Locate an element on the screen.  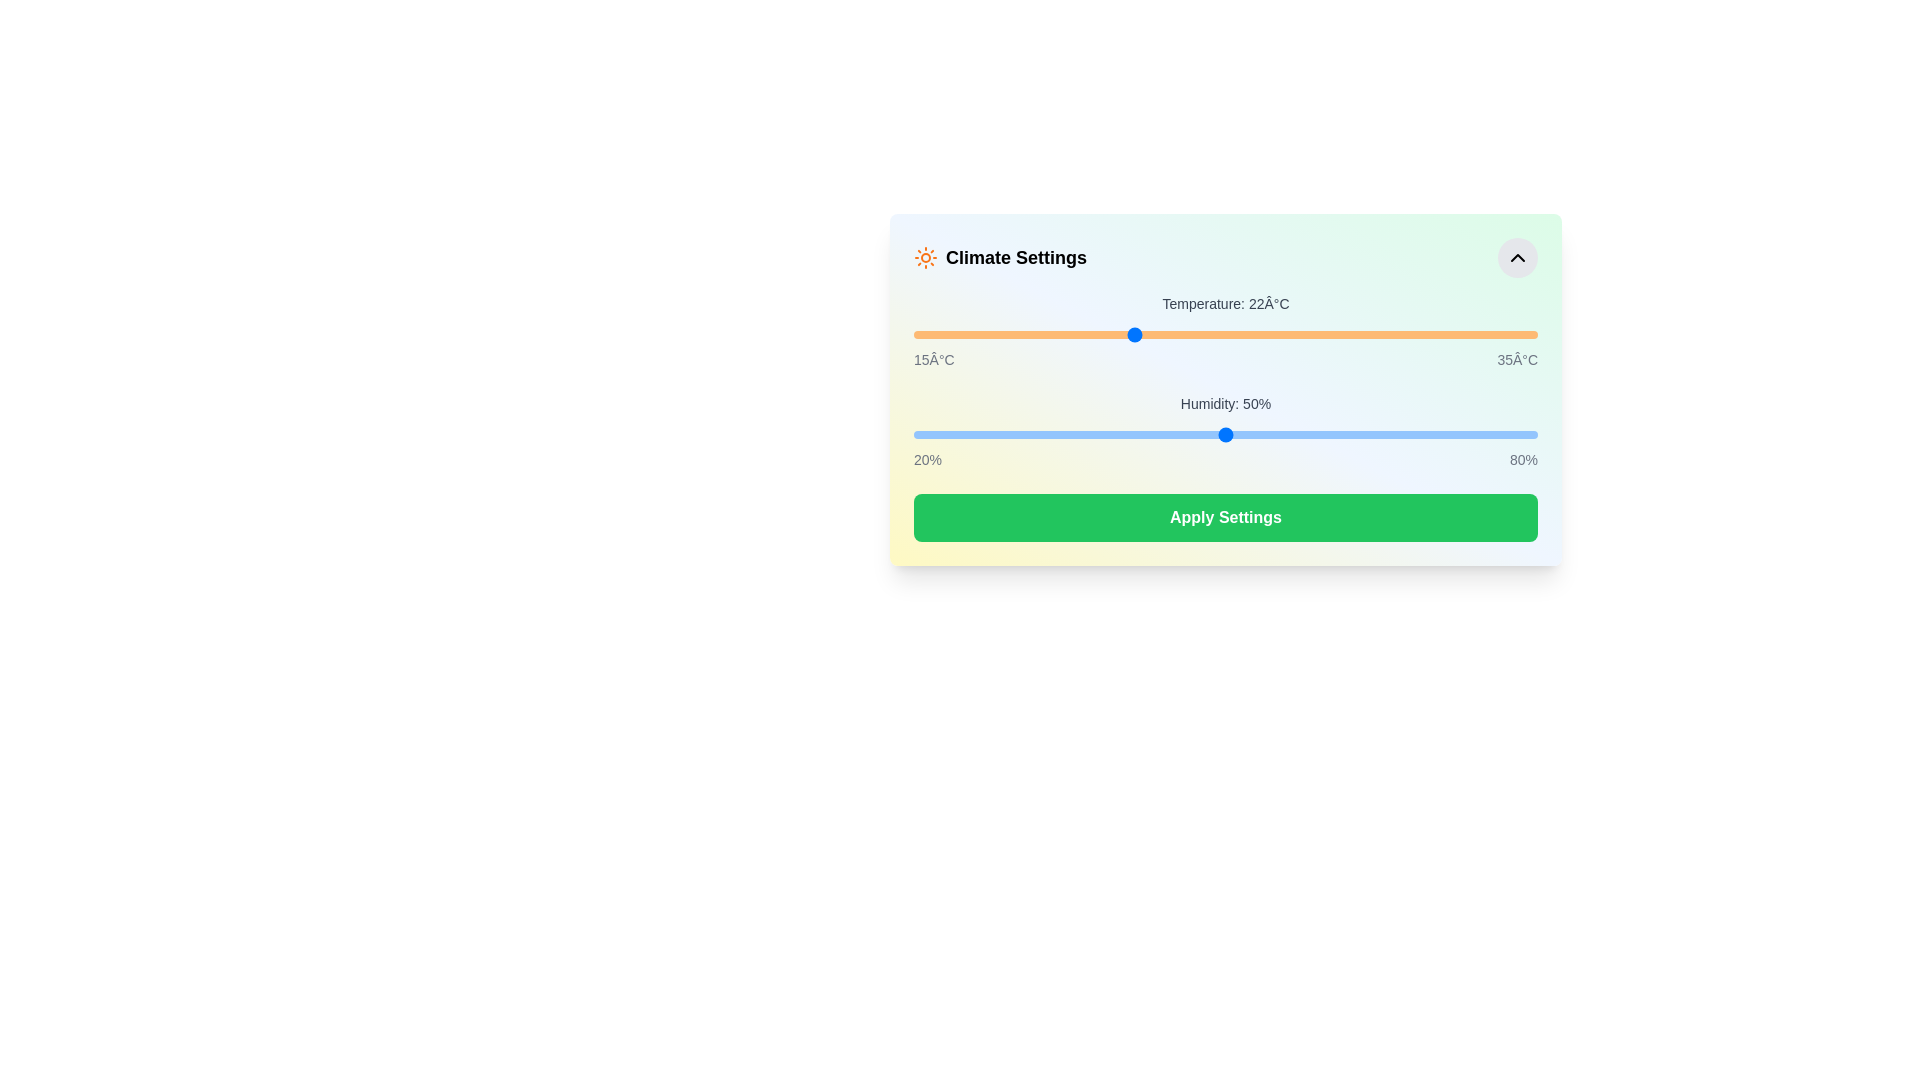
the temperature is located at coordinates (1007, 334).